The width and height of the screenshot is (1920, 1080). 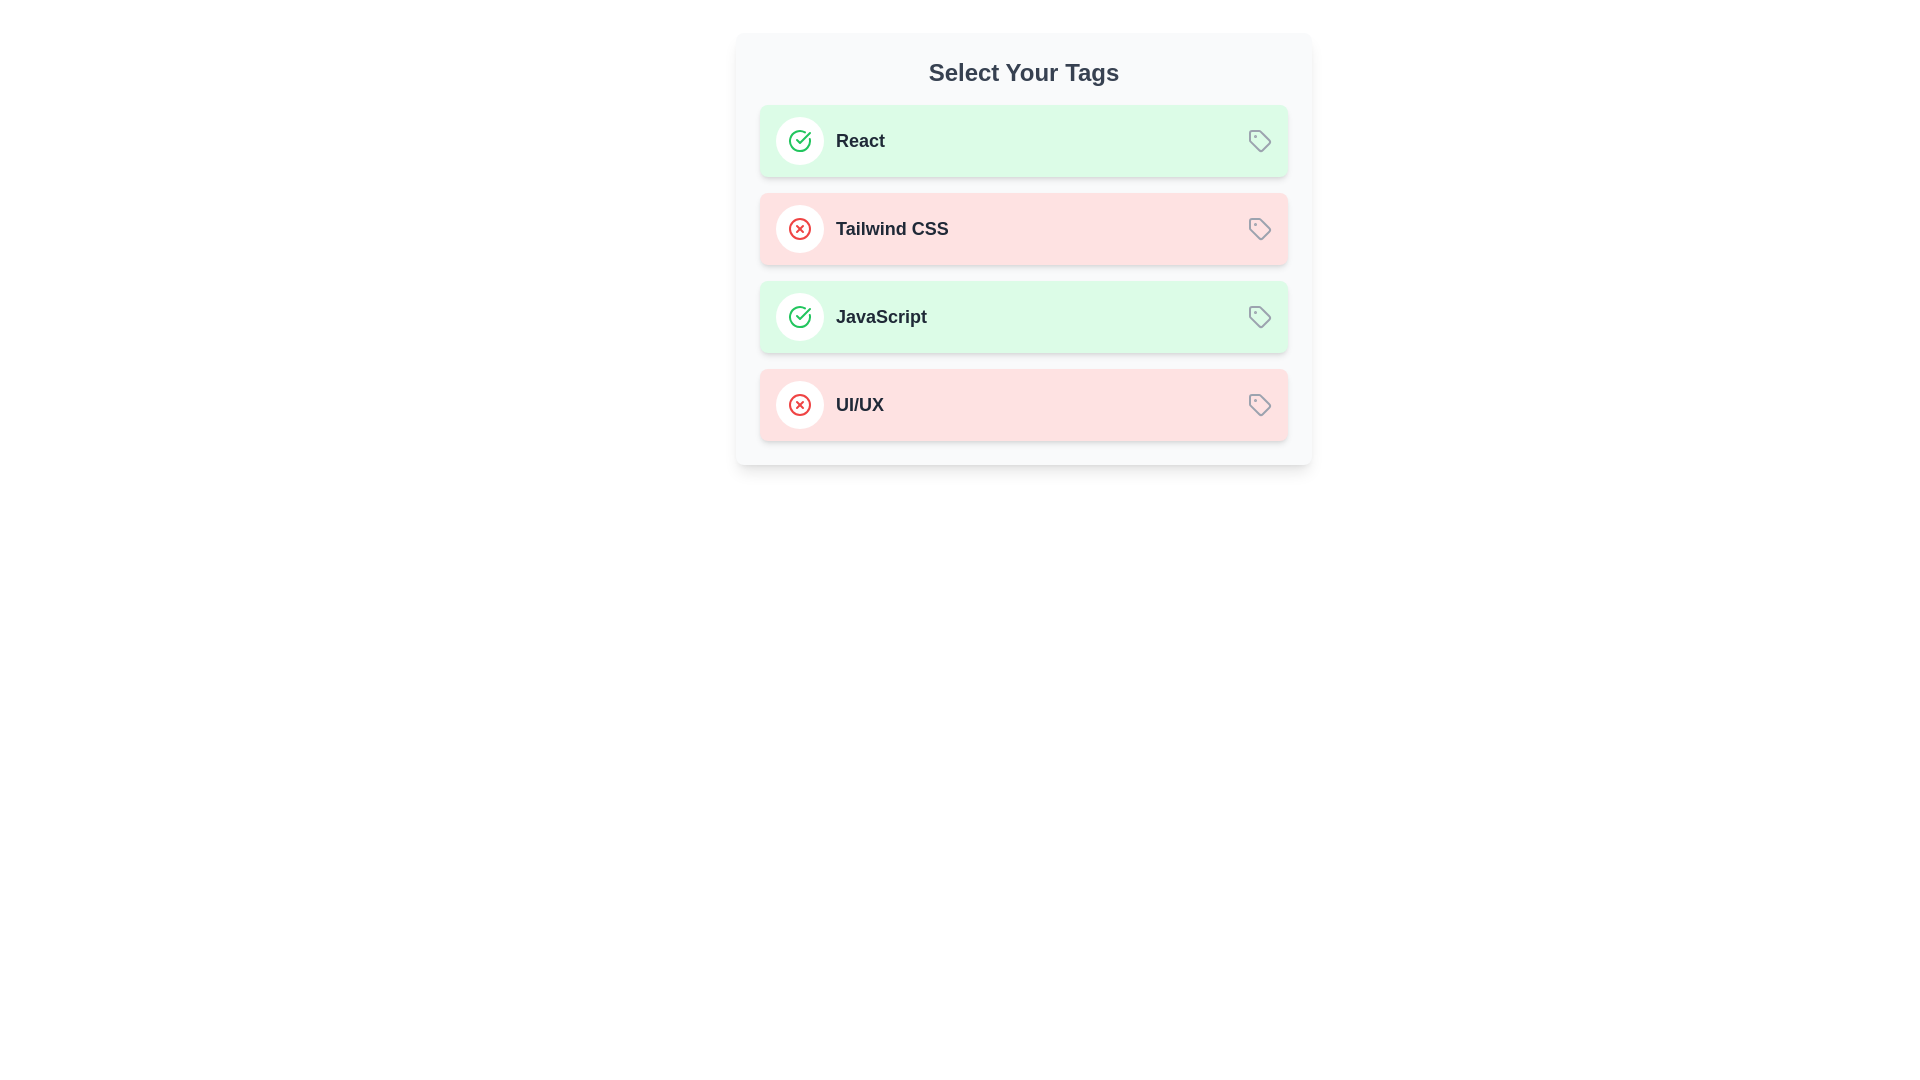 What do you see at coordinates (800, 140) in the screenshot?
I see `the selected state icon of the 'React' tag located at the top-left corner of the first entry in the 'Select Your Tags' section` at bounding box center [800, 140].